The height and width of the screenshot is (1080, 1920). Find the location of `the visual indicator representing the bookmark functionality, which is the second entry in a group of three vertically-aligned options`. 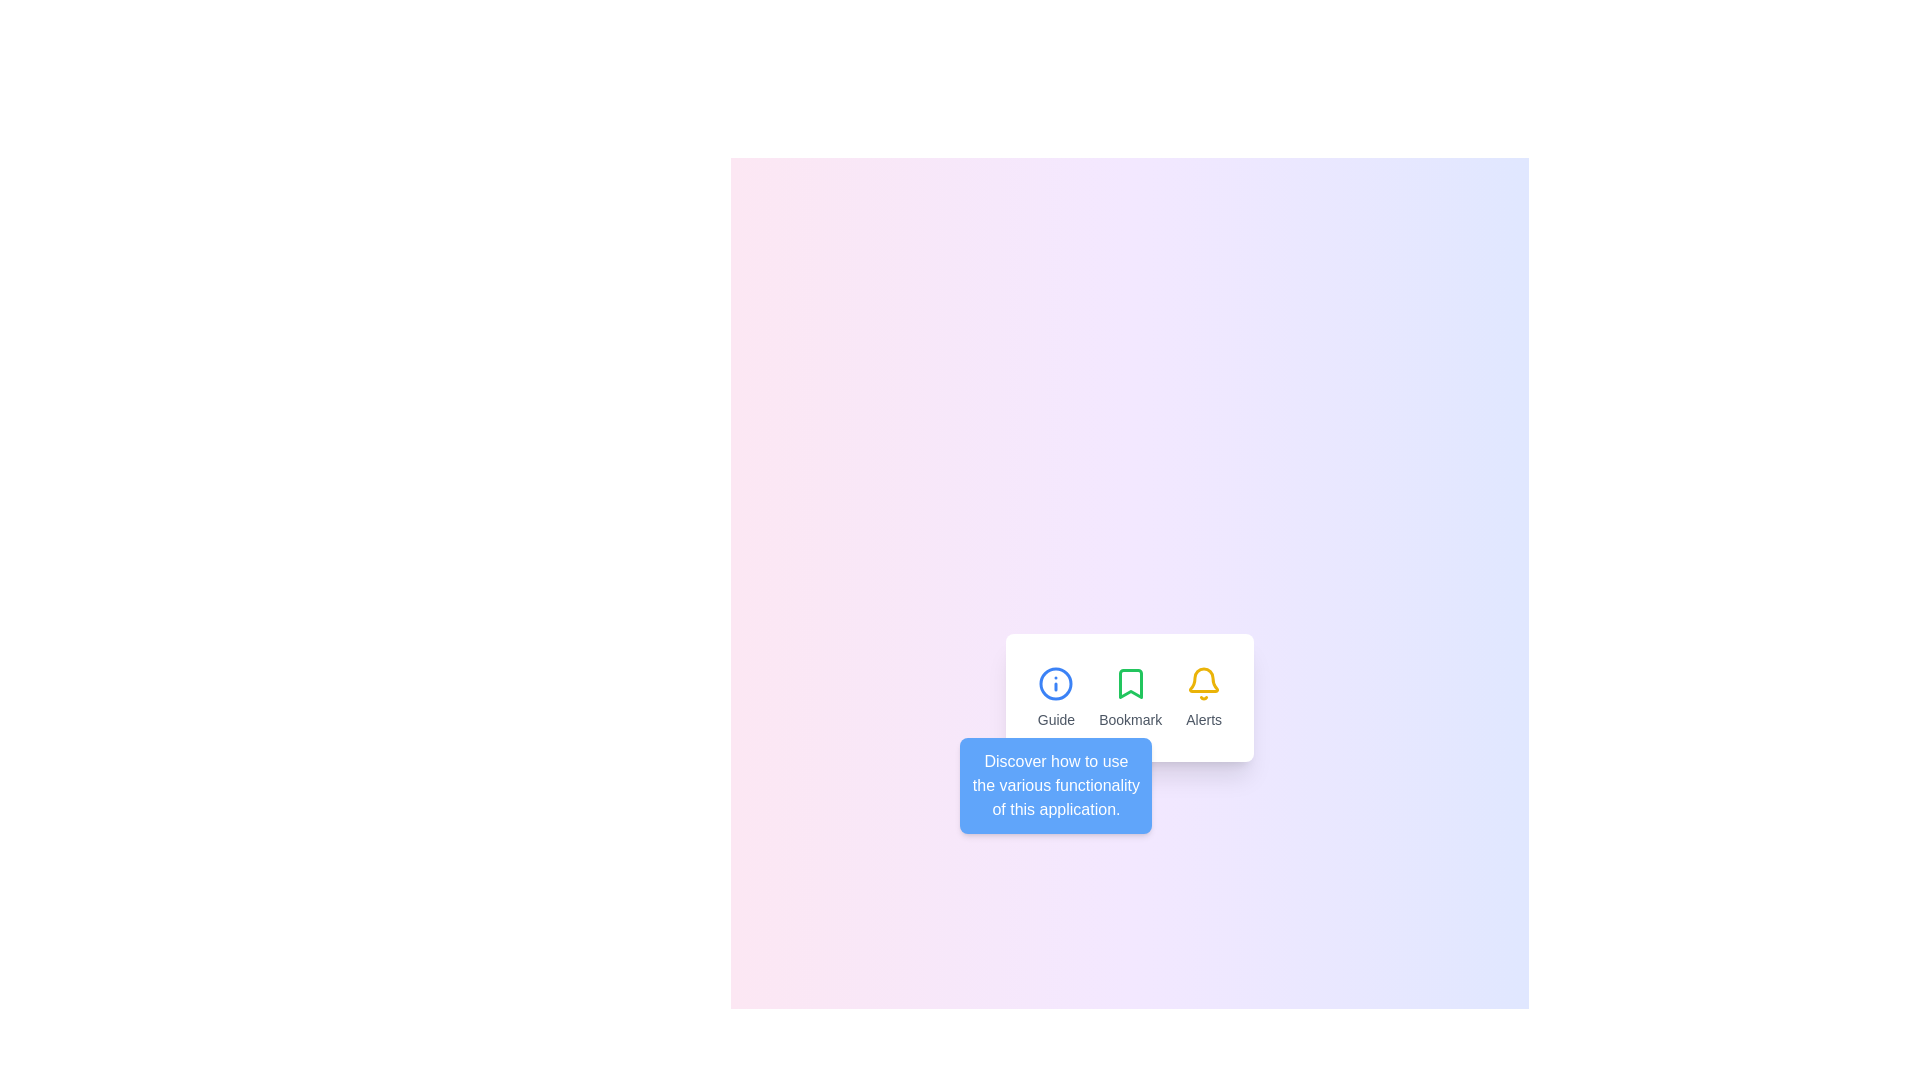

the visual indicator representing the bookmark functionality, which is the second entry in a group of three vertically-aligned options is located at coordinates (1130, 697).